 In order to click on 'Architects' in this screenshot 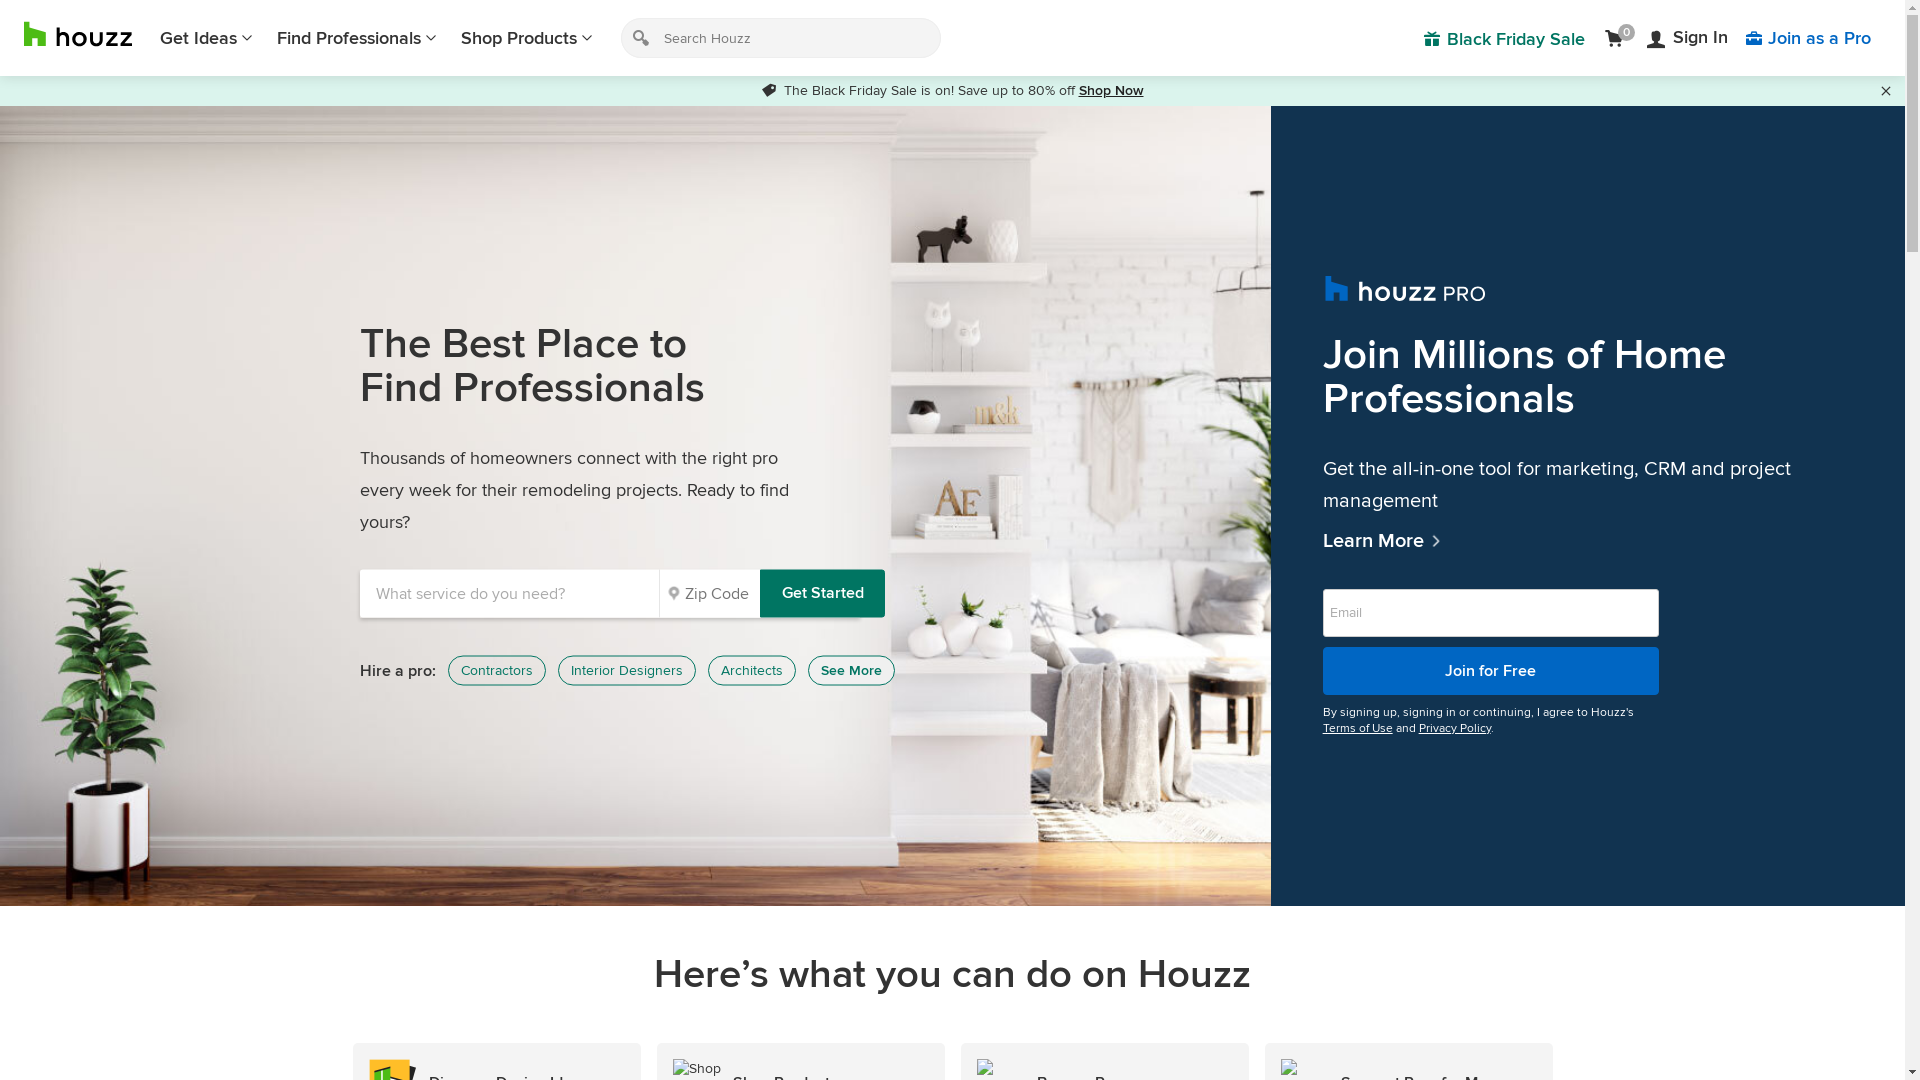, I will do `click(751, 671)`.